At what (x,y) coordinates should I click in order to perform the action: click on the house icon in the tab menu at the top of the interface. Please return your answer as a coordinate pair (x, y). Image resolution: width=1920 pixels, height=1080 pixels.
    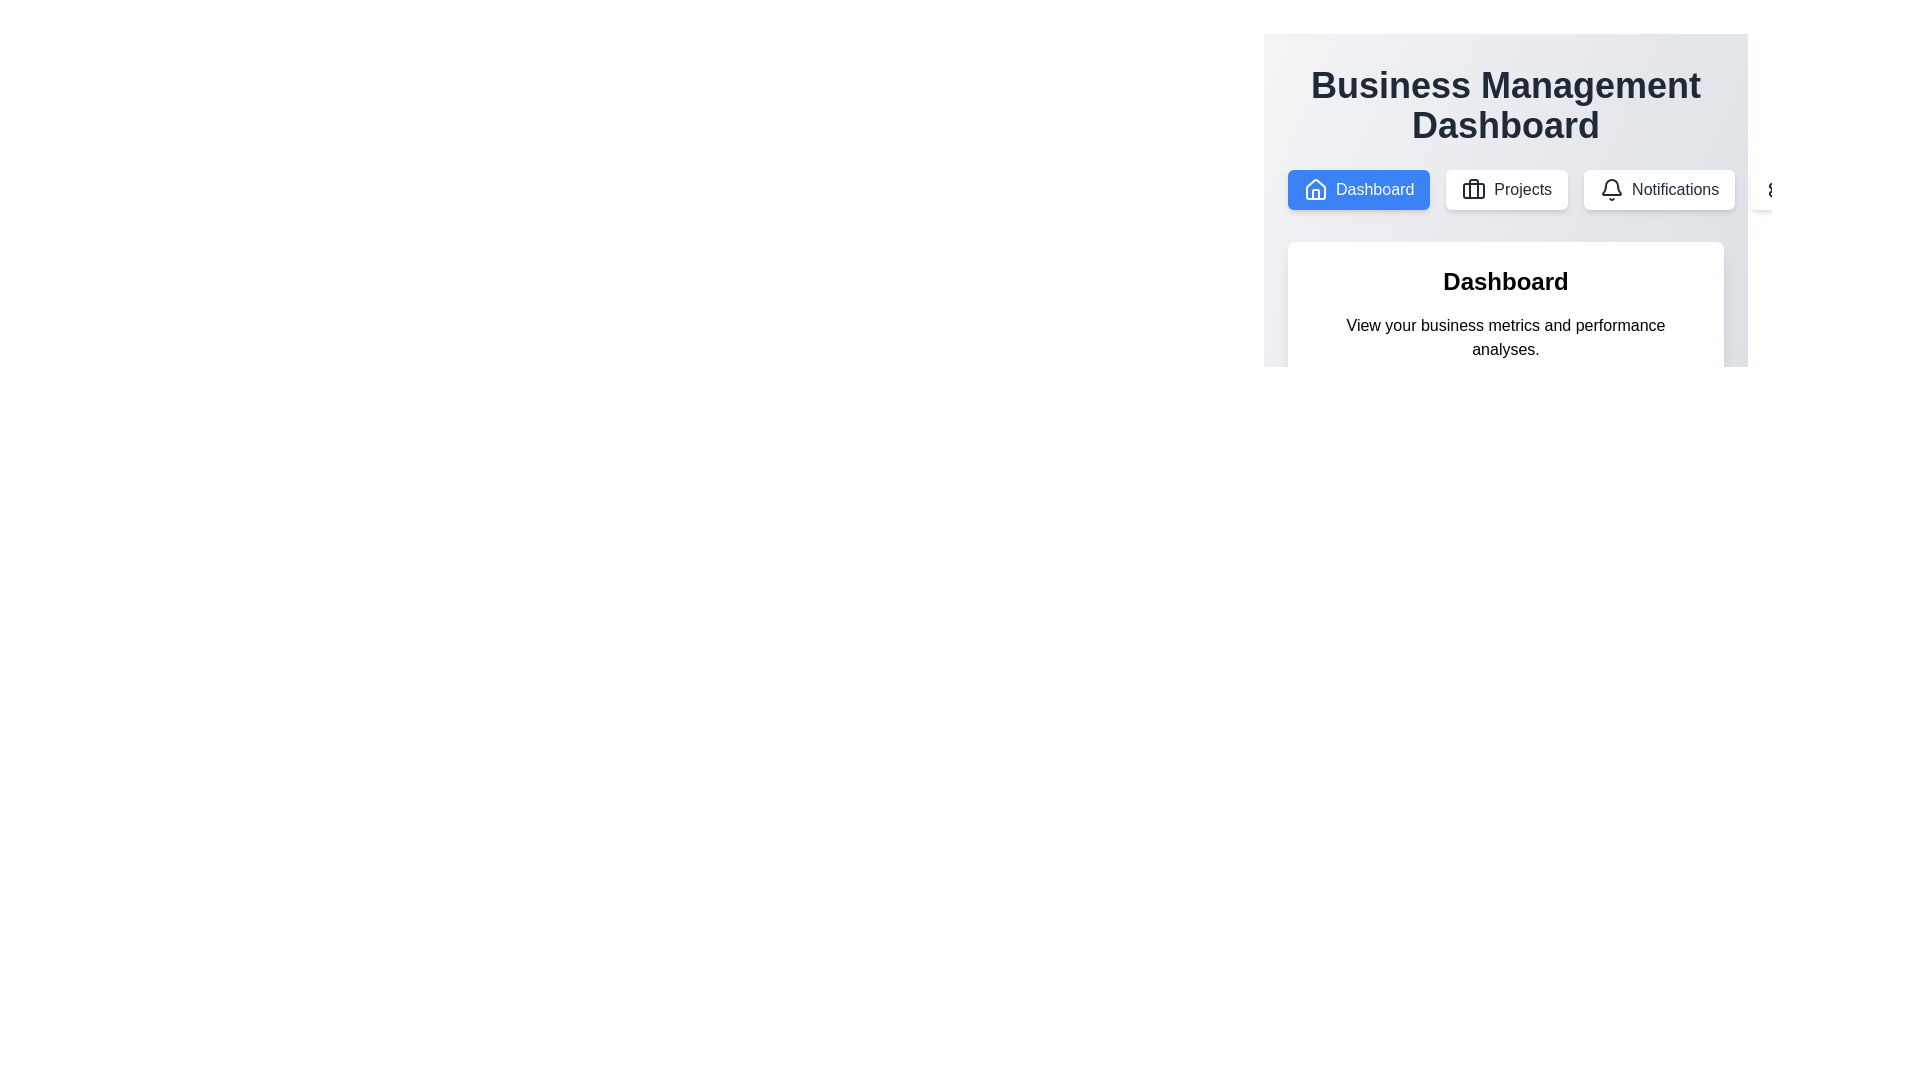
    Looking at the image, I should click on (1315, 189).